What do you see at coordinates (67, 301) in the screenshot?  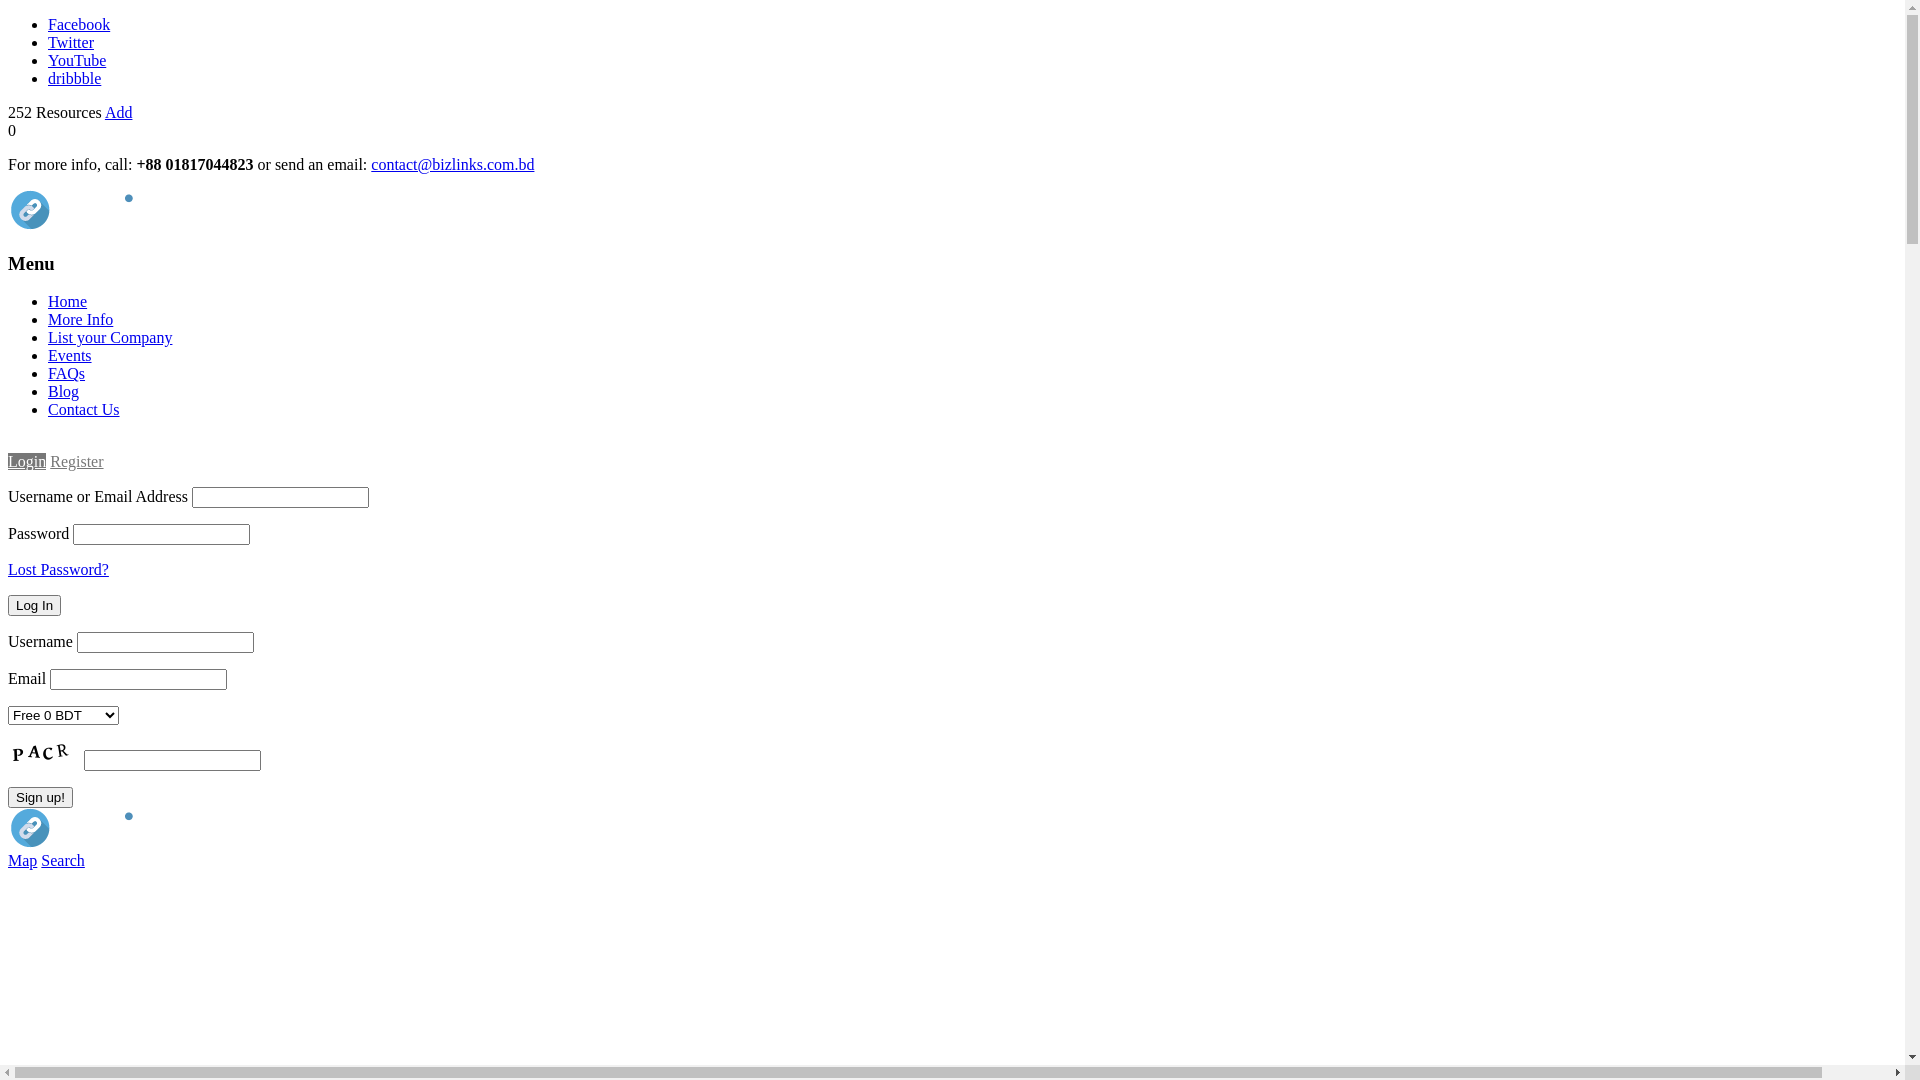 I see `'Home'` at bounding box center [67, 301].